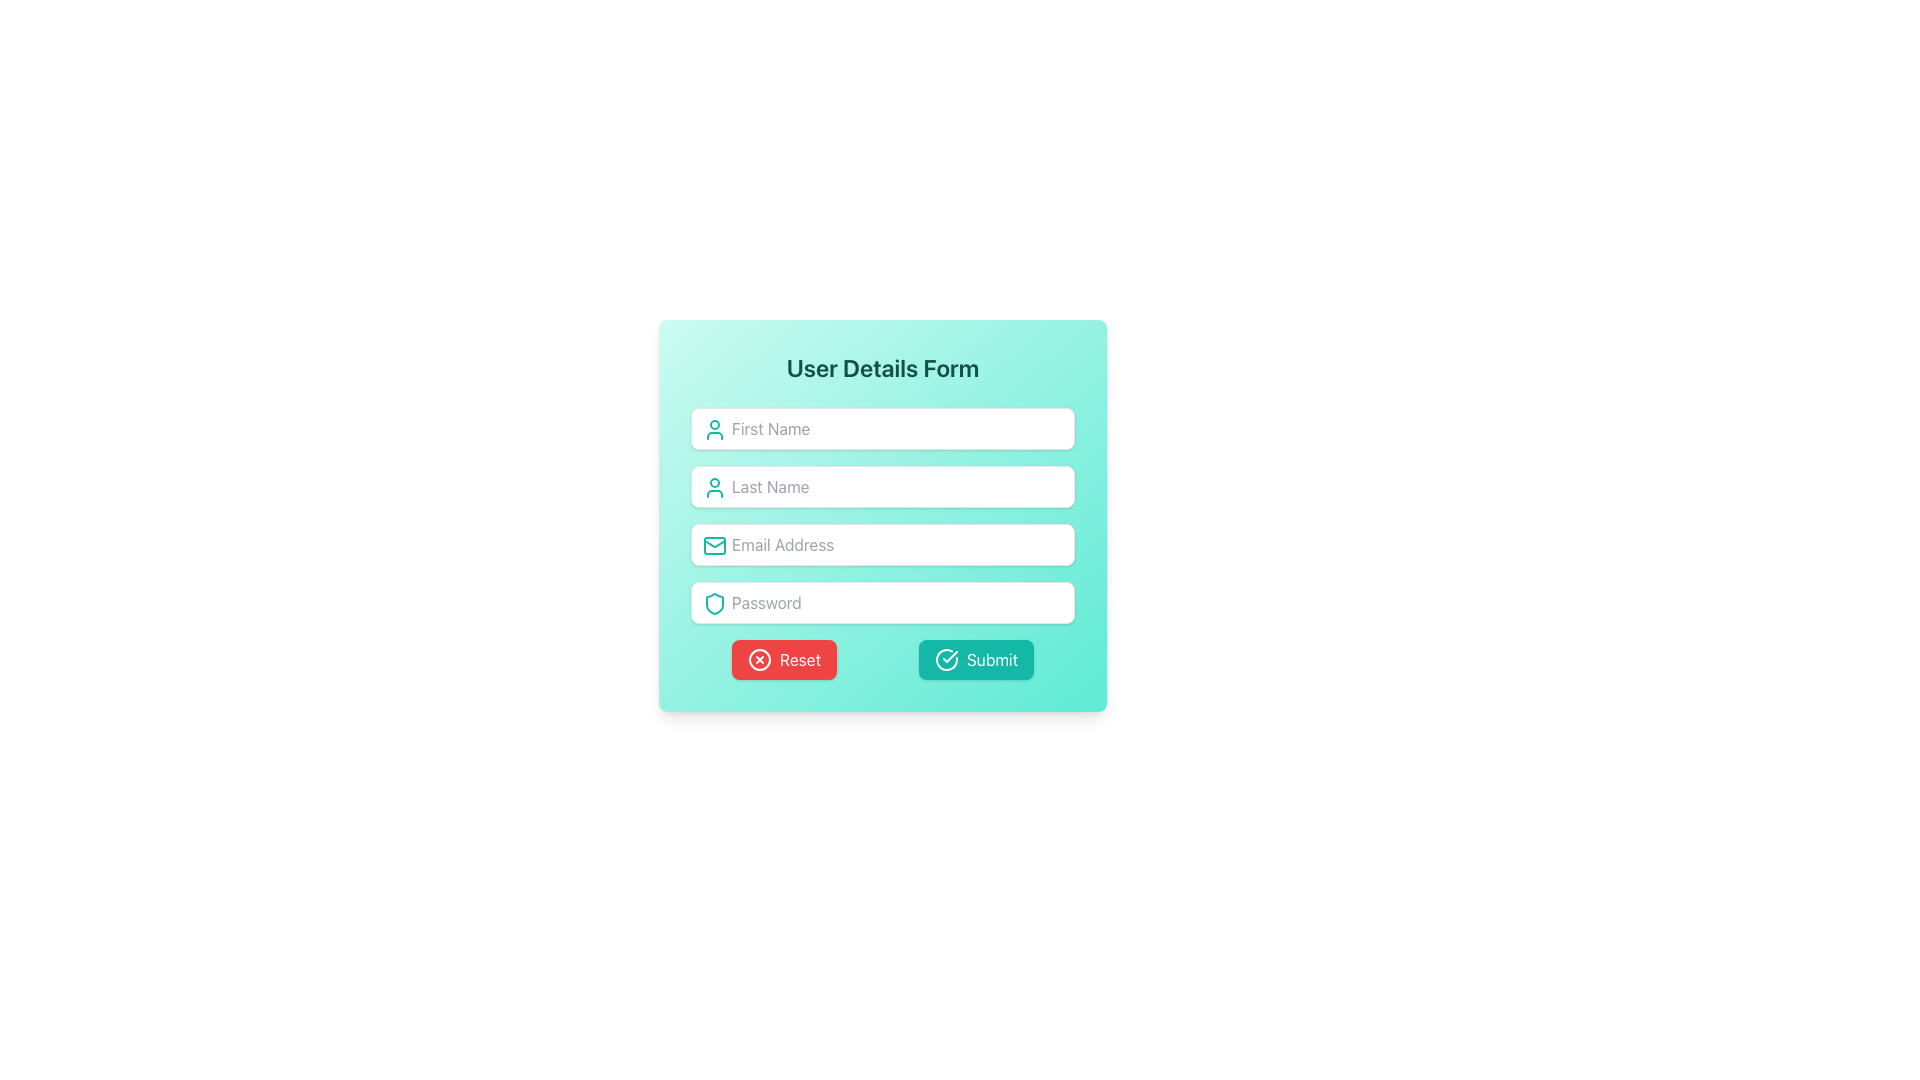 This screenshot has height=1080, width=1920. Describe the element at coordinates (758, 659) in the screenshot. I see `the decorative icon indicating the Reset button's cancellation functionality, which is located inside the Reset button at the bottom of the form` at that location.